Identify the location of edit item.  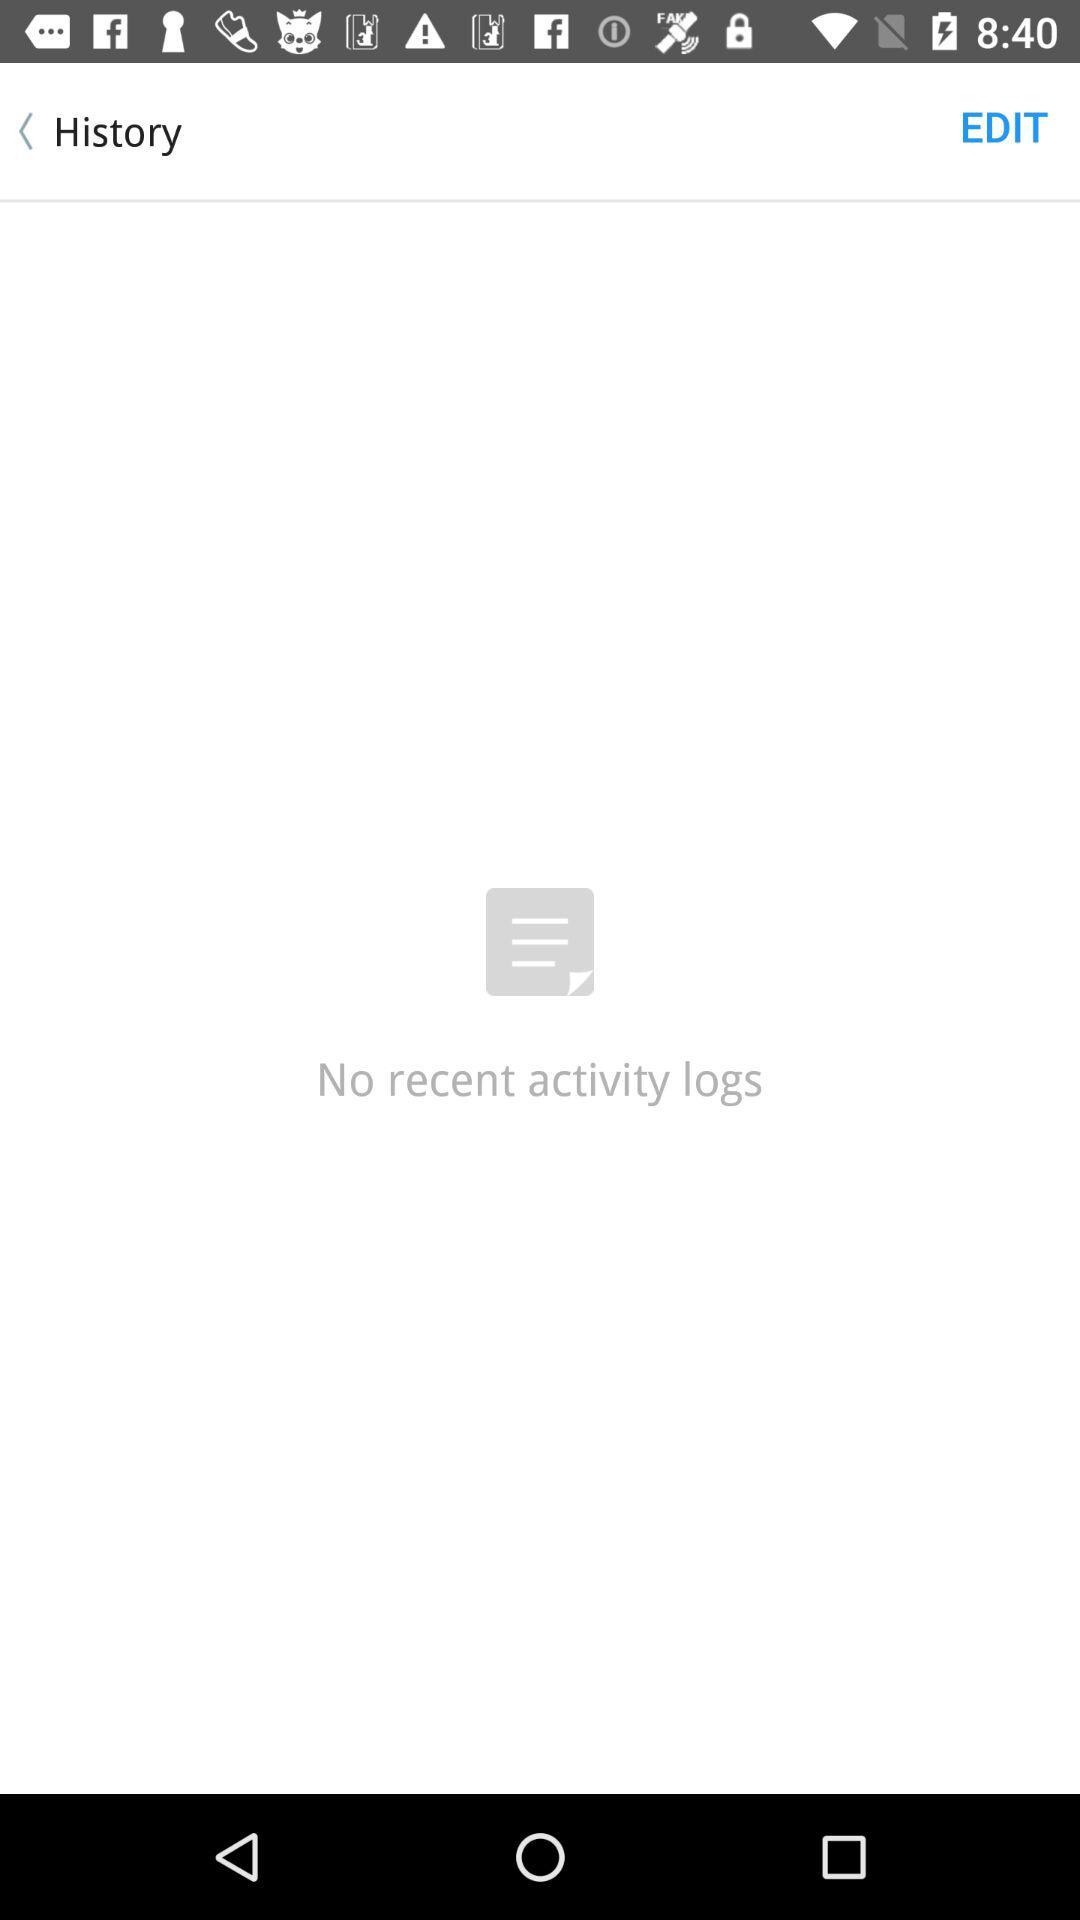
(1004, 124).